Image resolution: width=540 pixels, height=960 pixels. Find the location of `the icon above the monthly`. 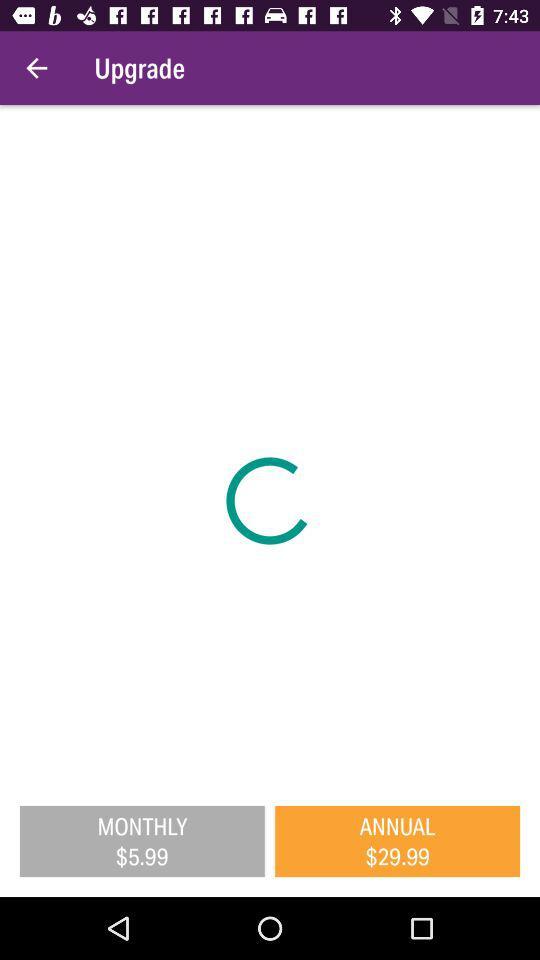

the icon above the monthly is located at coordinates (270, 445).